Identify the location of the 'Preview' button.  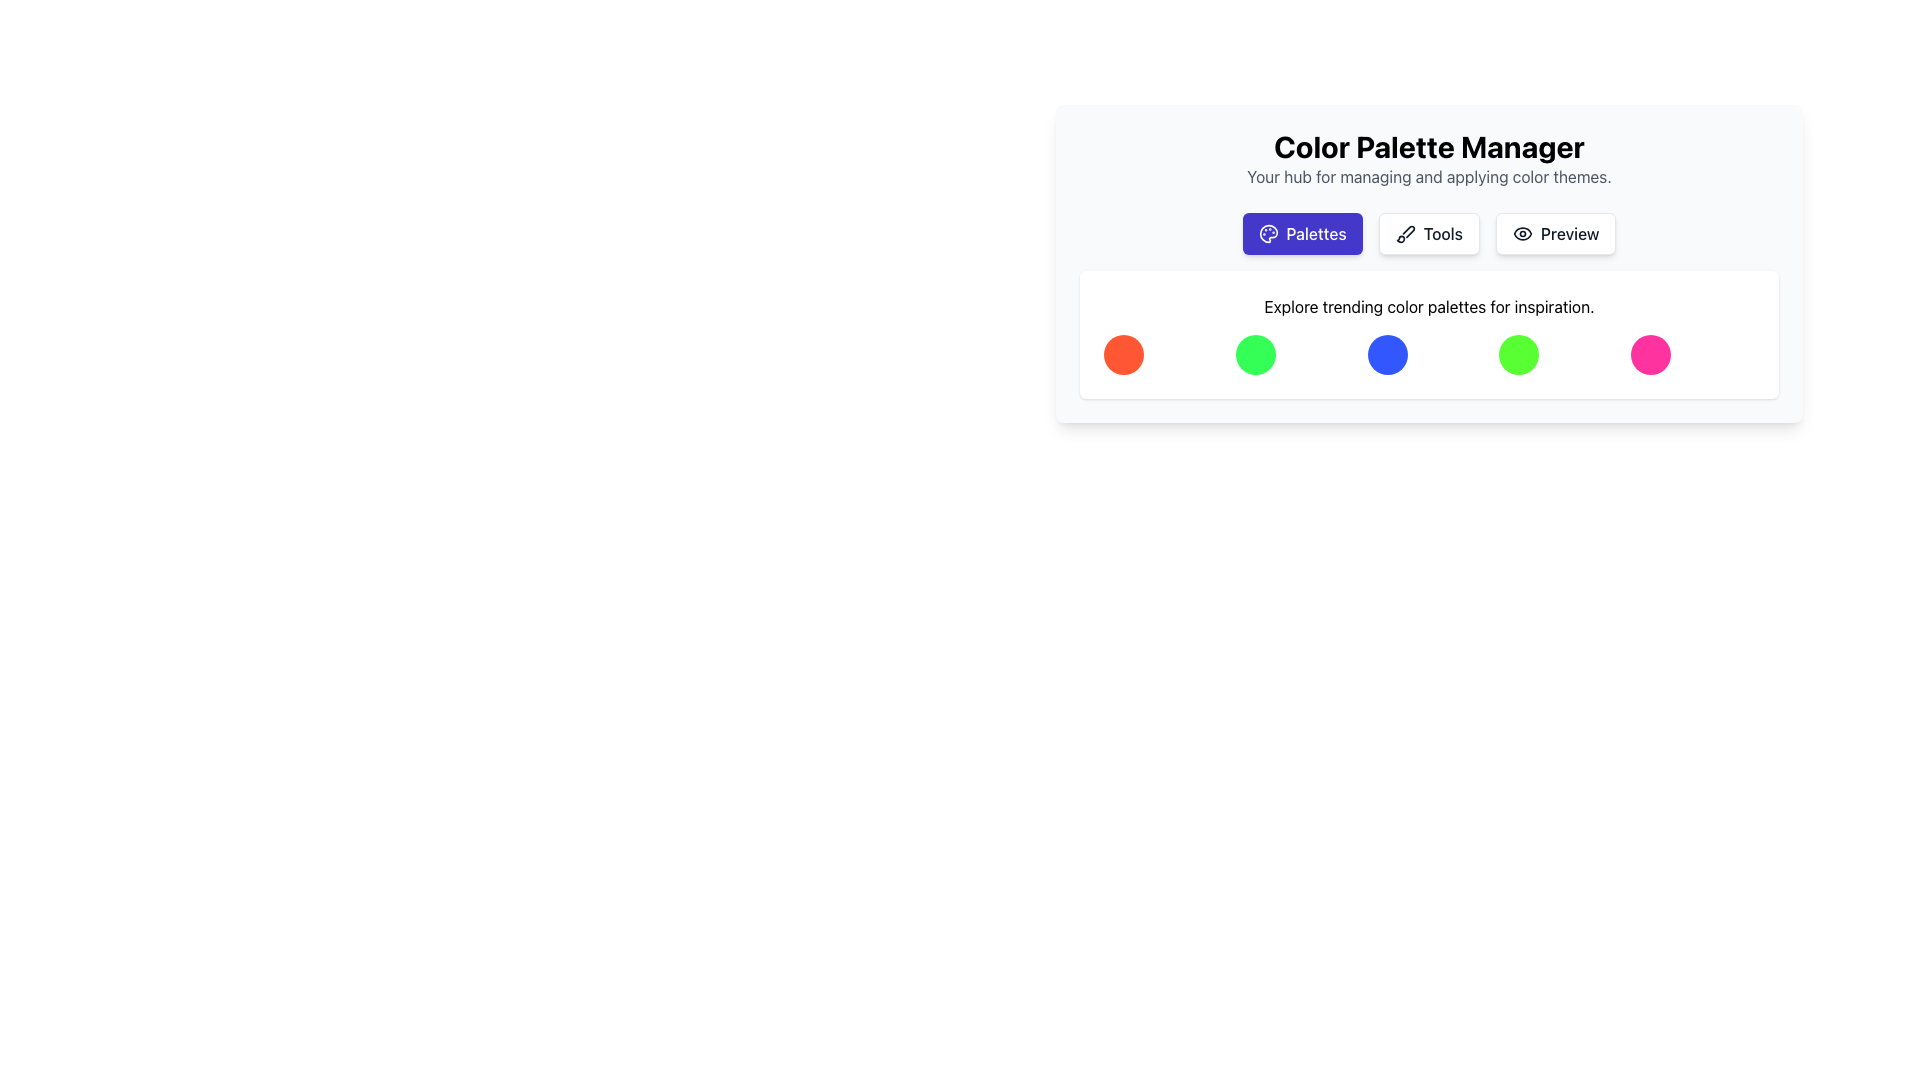
(1555, 233).